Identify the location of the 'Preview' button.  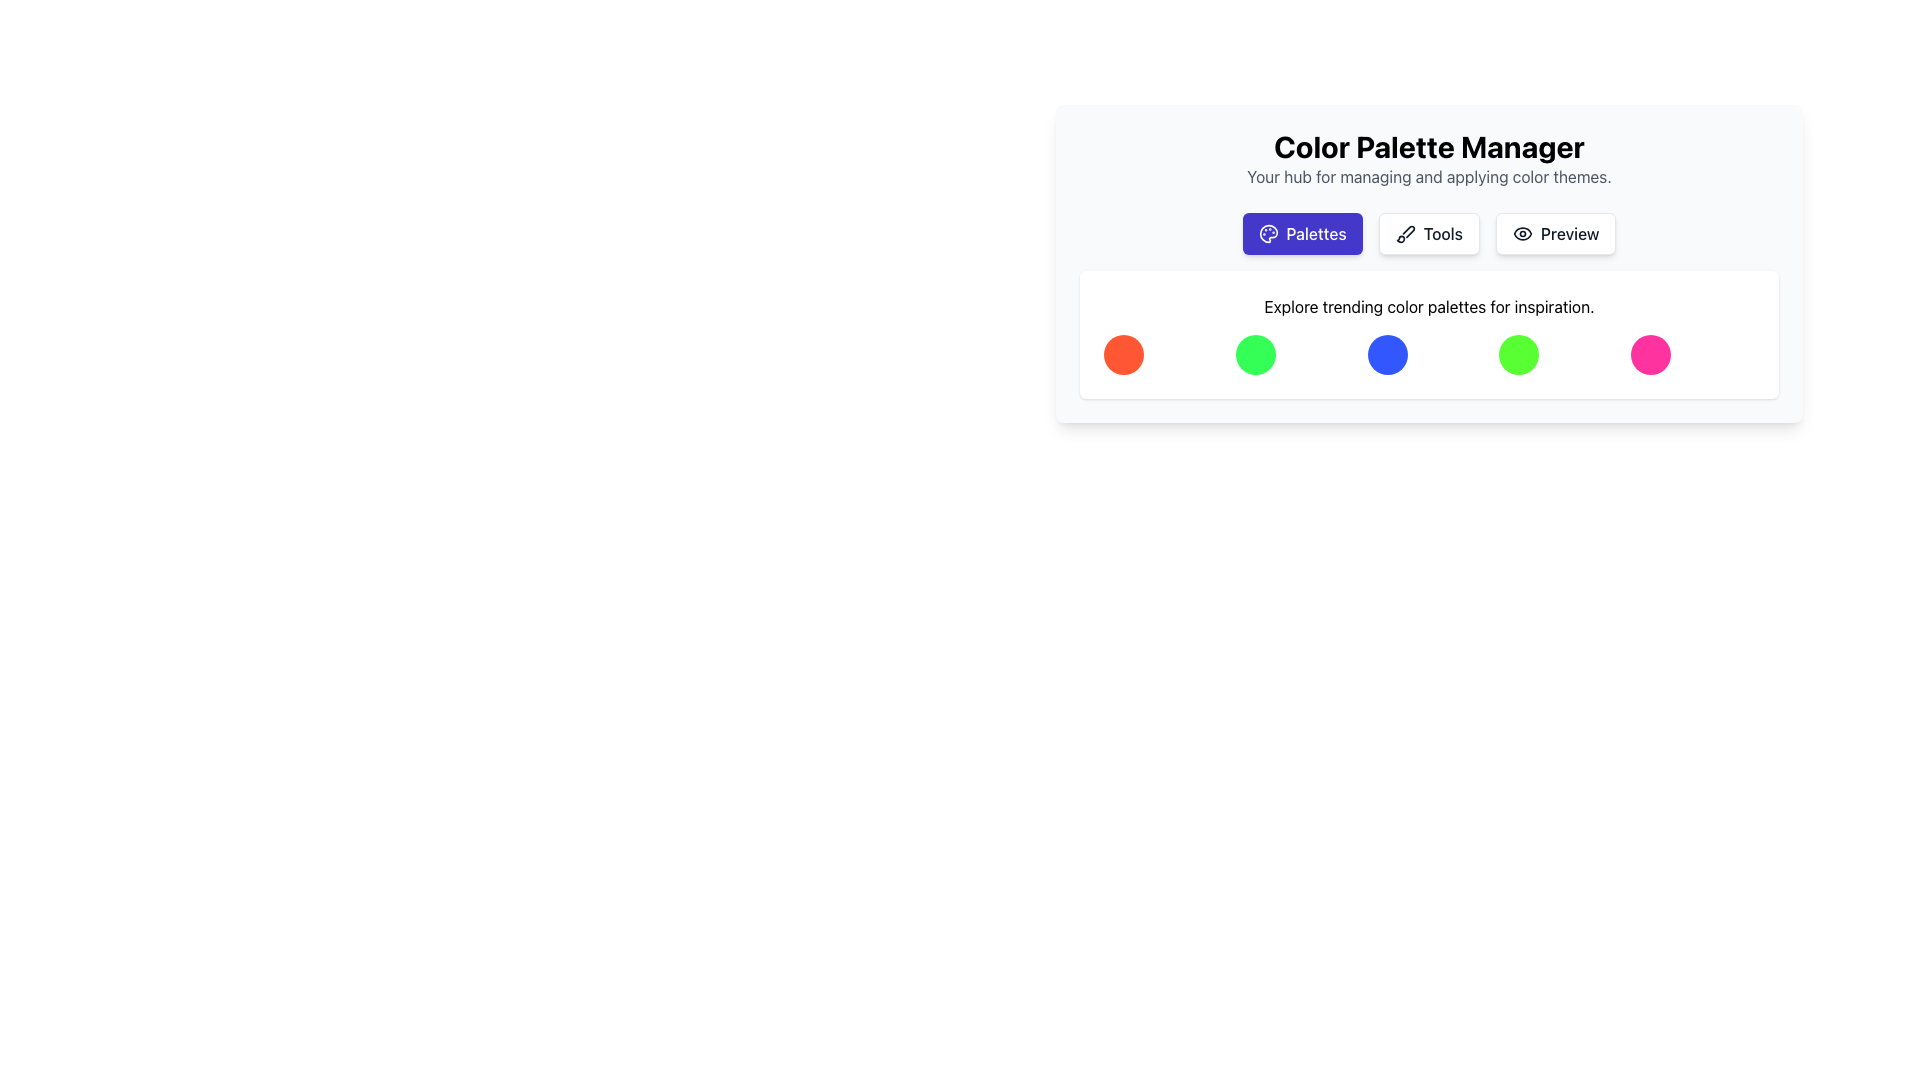
(1555, 233).